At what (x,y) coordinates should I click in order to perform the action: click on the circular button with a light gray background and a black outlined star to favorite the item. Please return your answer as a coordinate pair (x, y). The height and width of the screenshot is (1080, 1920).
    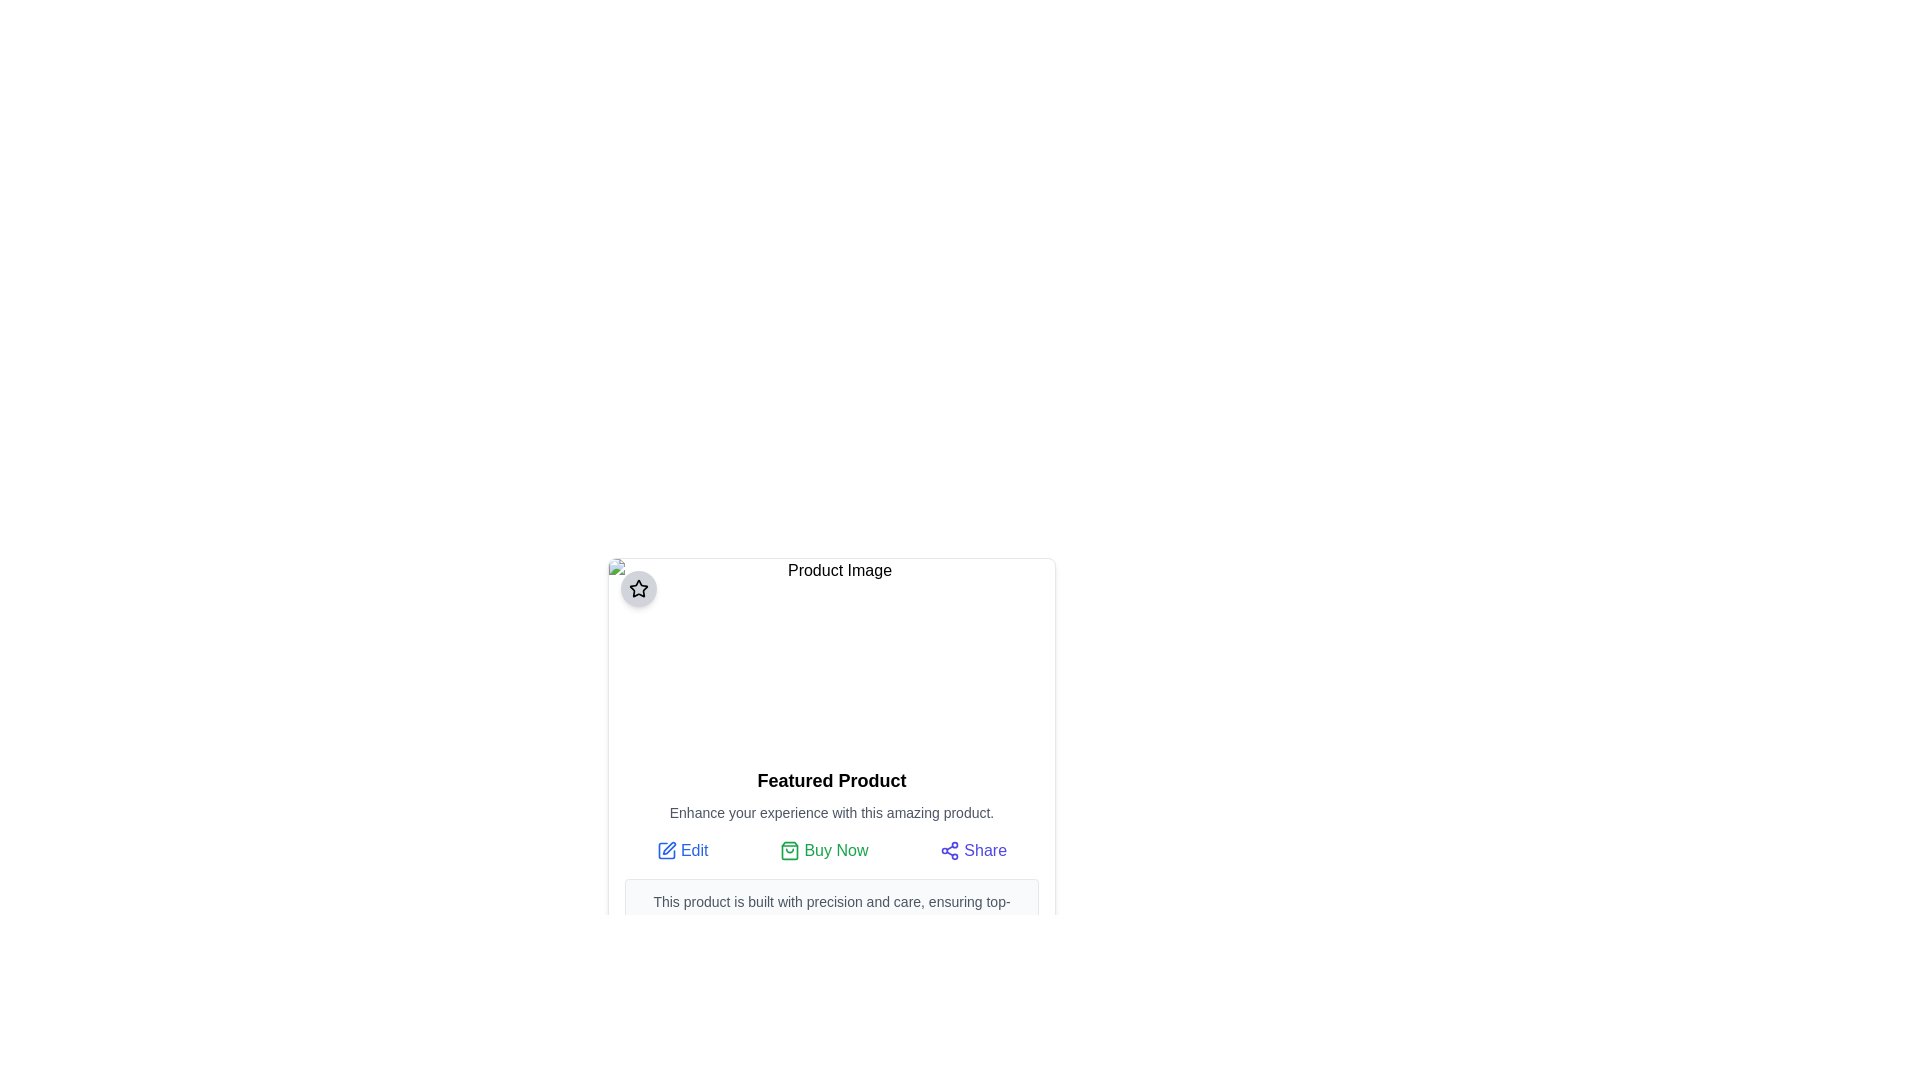
    Looking at the image, I should click on (637, 588).